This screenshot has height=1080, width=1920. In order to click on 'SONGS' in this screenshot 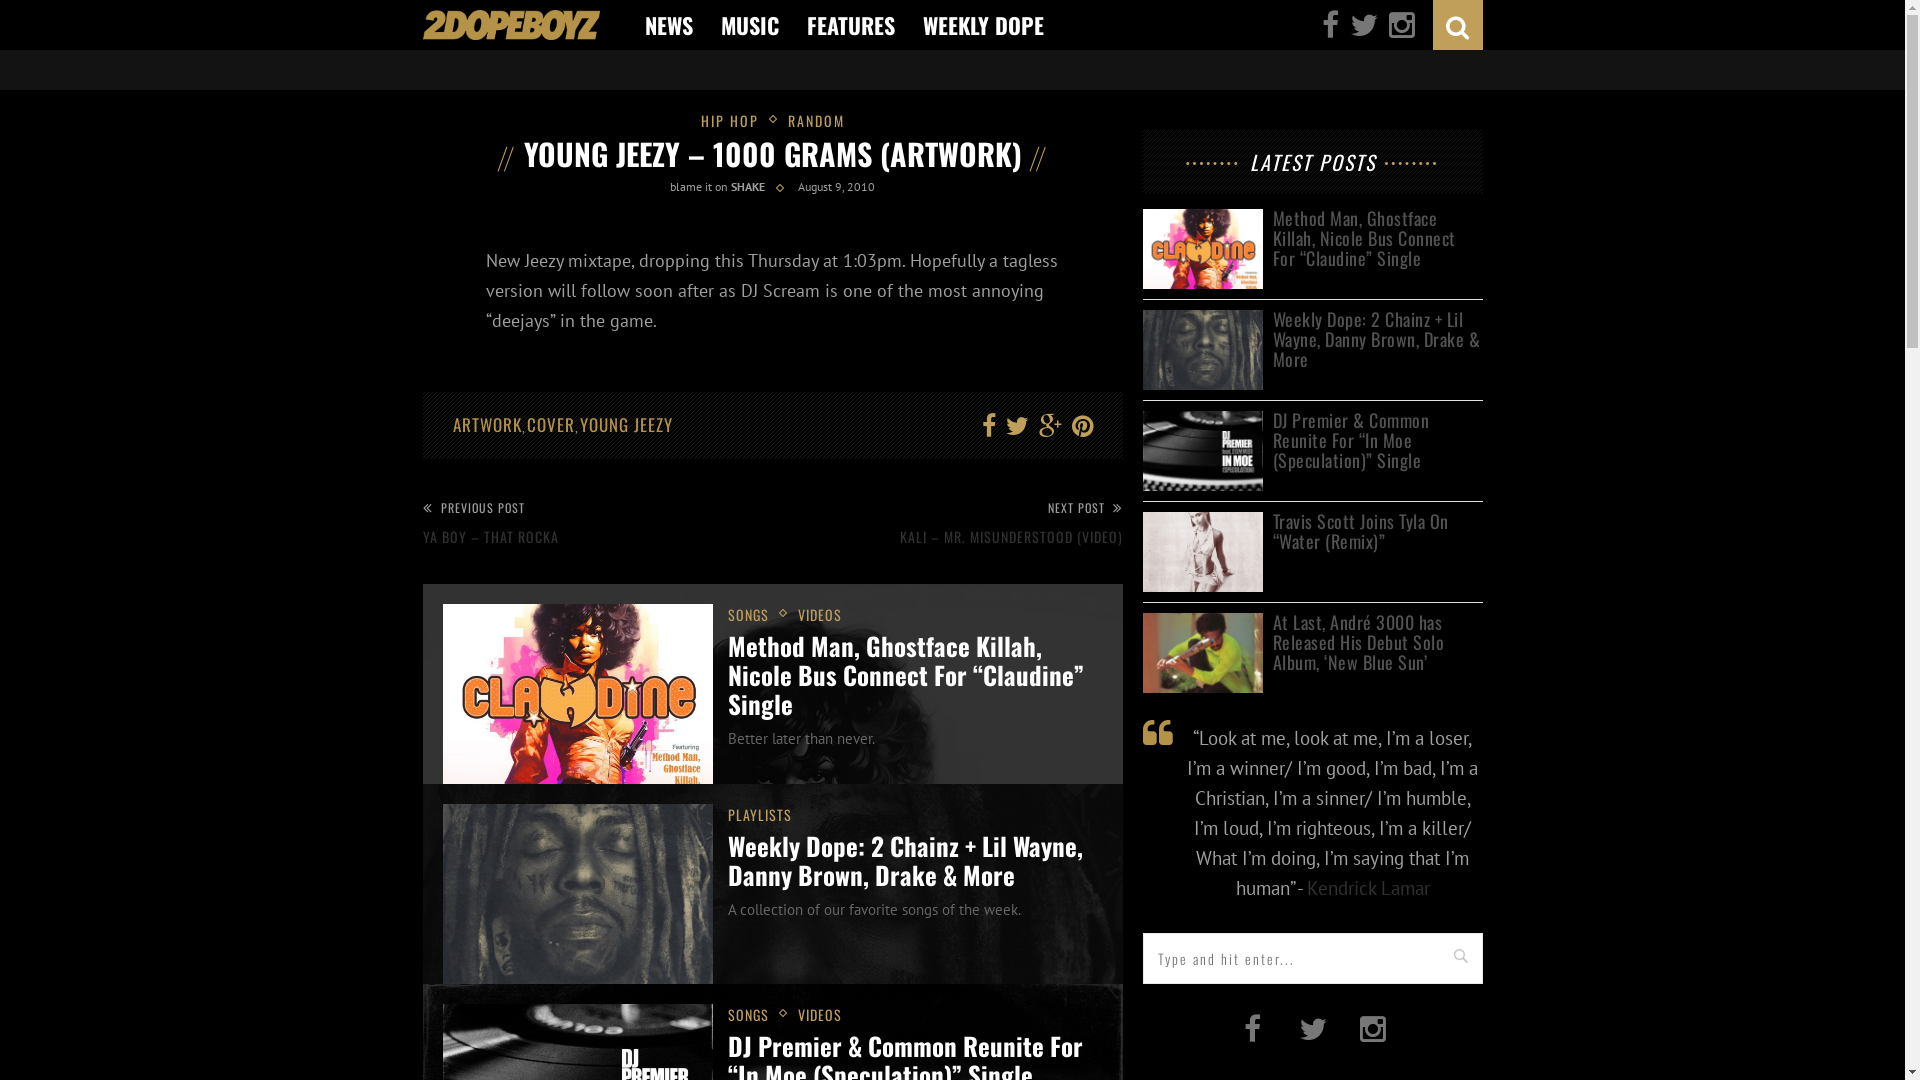, I will do `click(756, 1014)`.